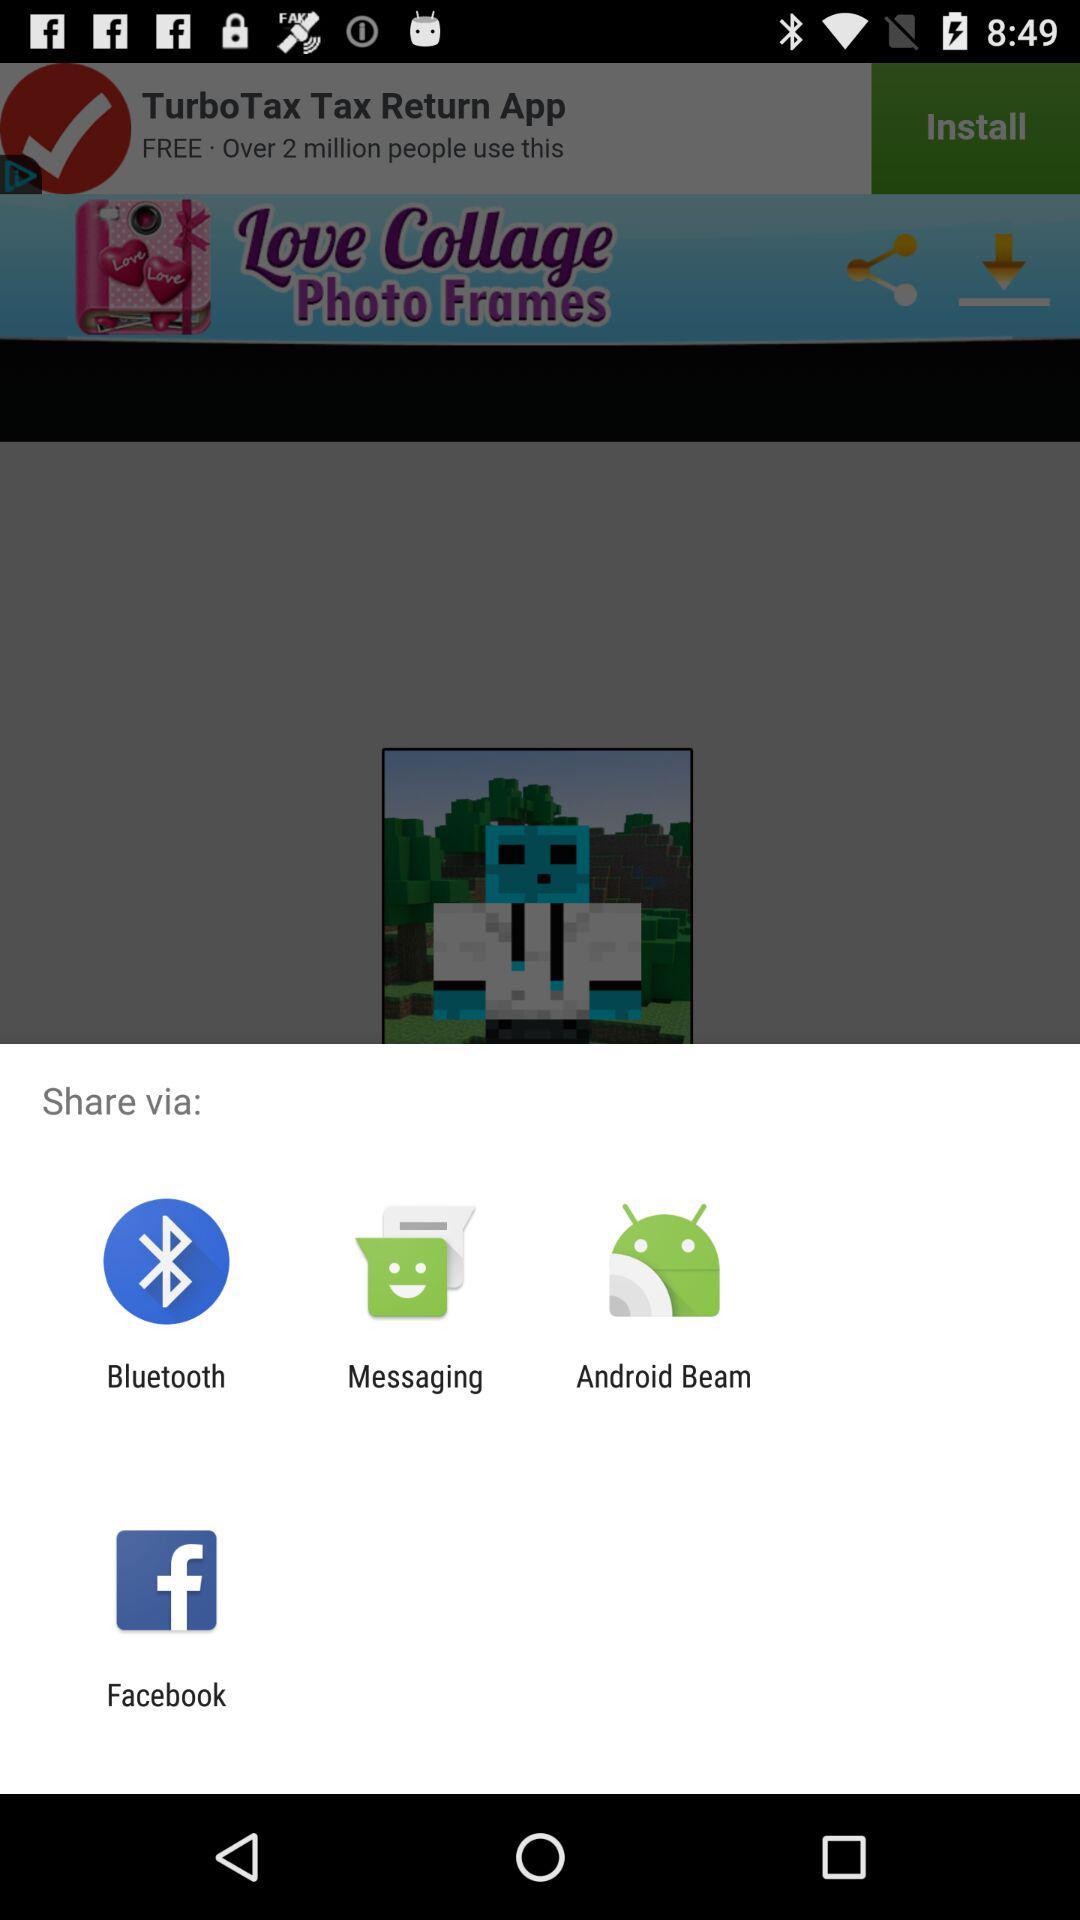  I want to click on item next to android beam app, so click(414, 1392).